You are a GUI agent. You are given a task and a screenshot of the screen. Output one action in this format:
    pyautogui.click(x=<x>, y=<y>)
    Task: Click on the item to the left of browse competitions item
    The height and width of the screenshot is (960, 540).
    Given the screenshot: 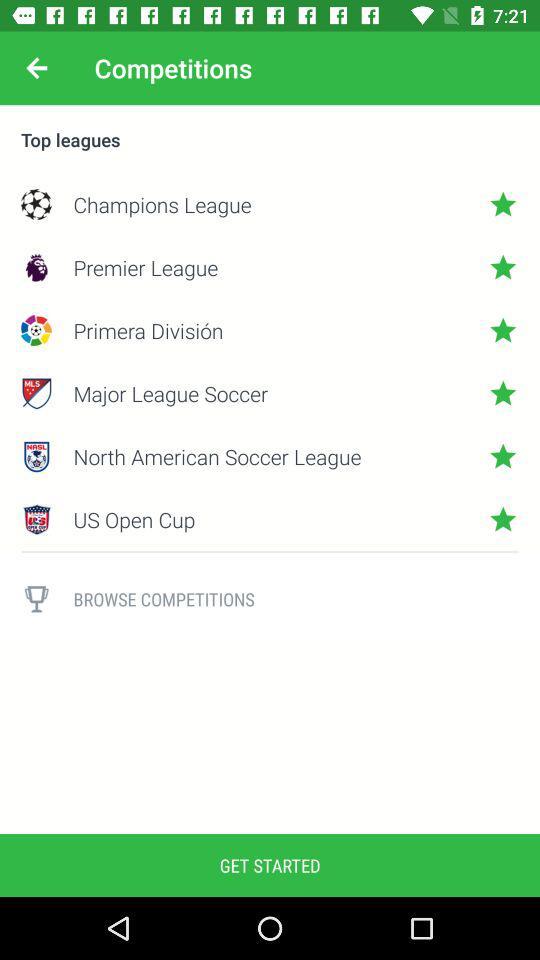 What is the action you would take?
    pyautogui.click(x=36, y=599)
    